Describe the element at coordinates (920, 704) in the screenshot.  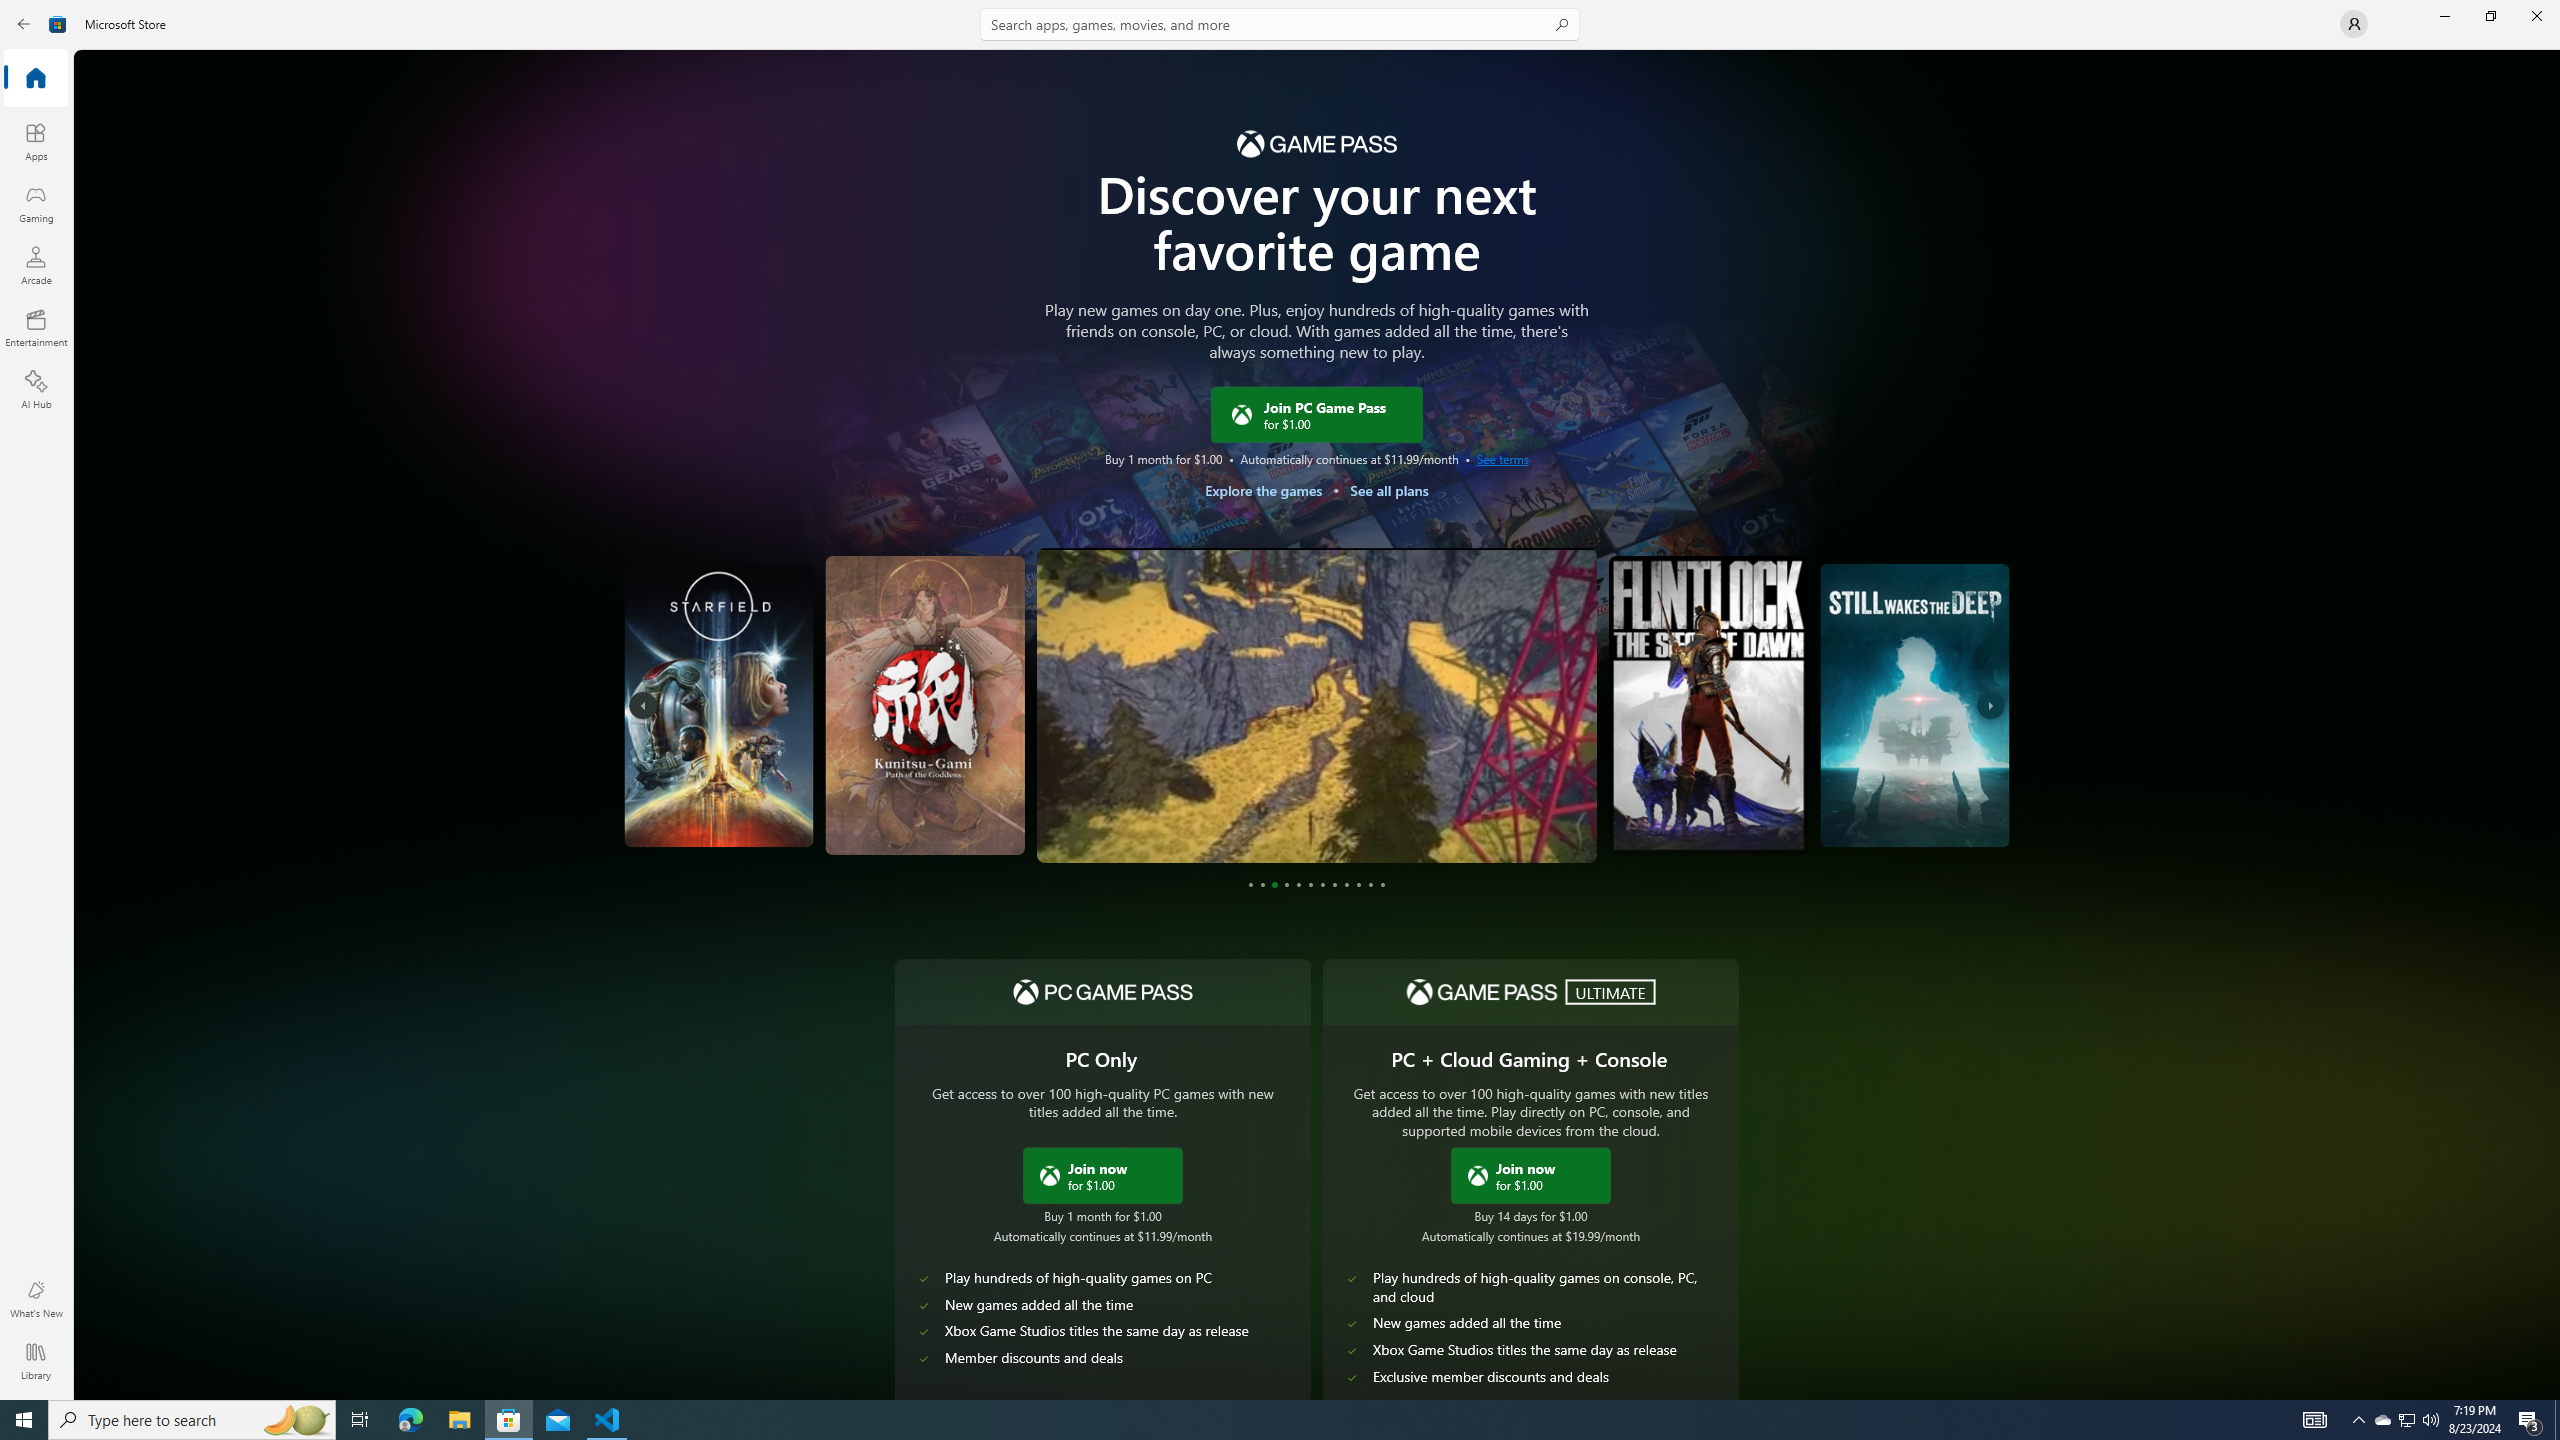
I see `'Kunitsu-Gami: Path of the Goddess'` at that location.